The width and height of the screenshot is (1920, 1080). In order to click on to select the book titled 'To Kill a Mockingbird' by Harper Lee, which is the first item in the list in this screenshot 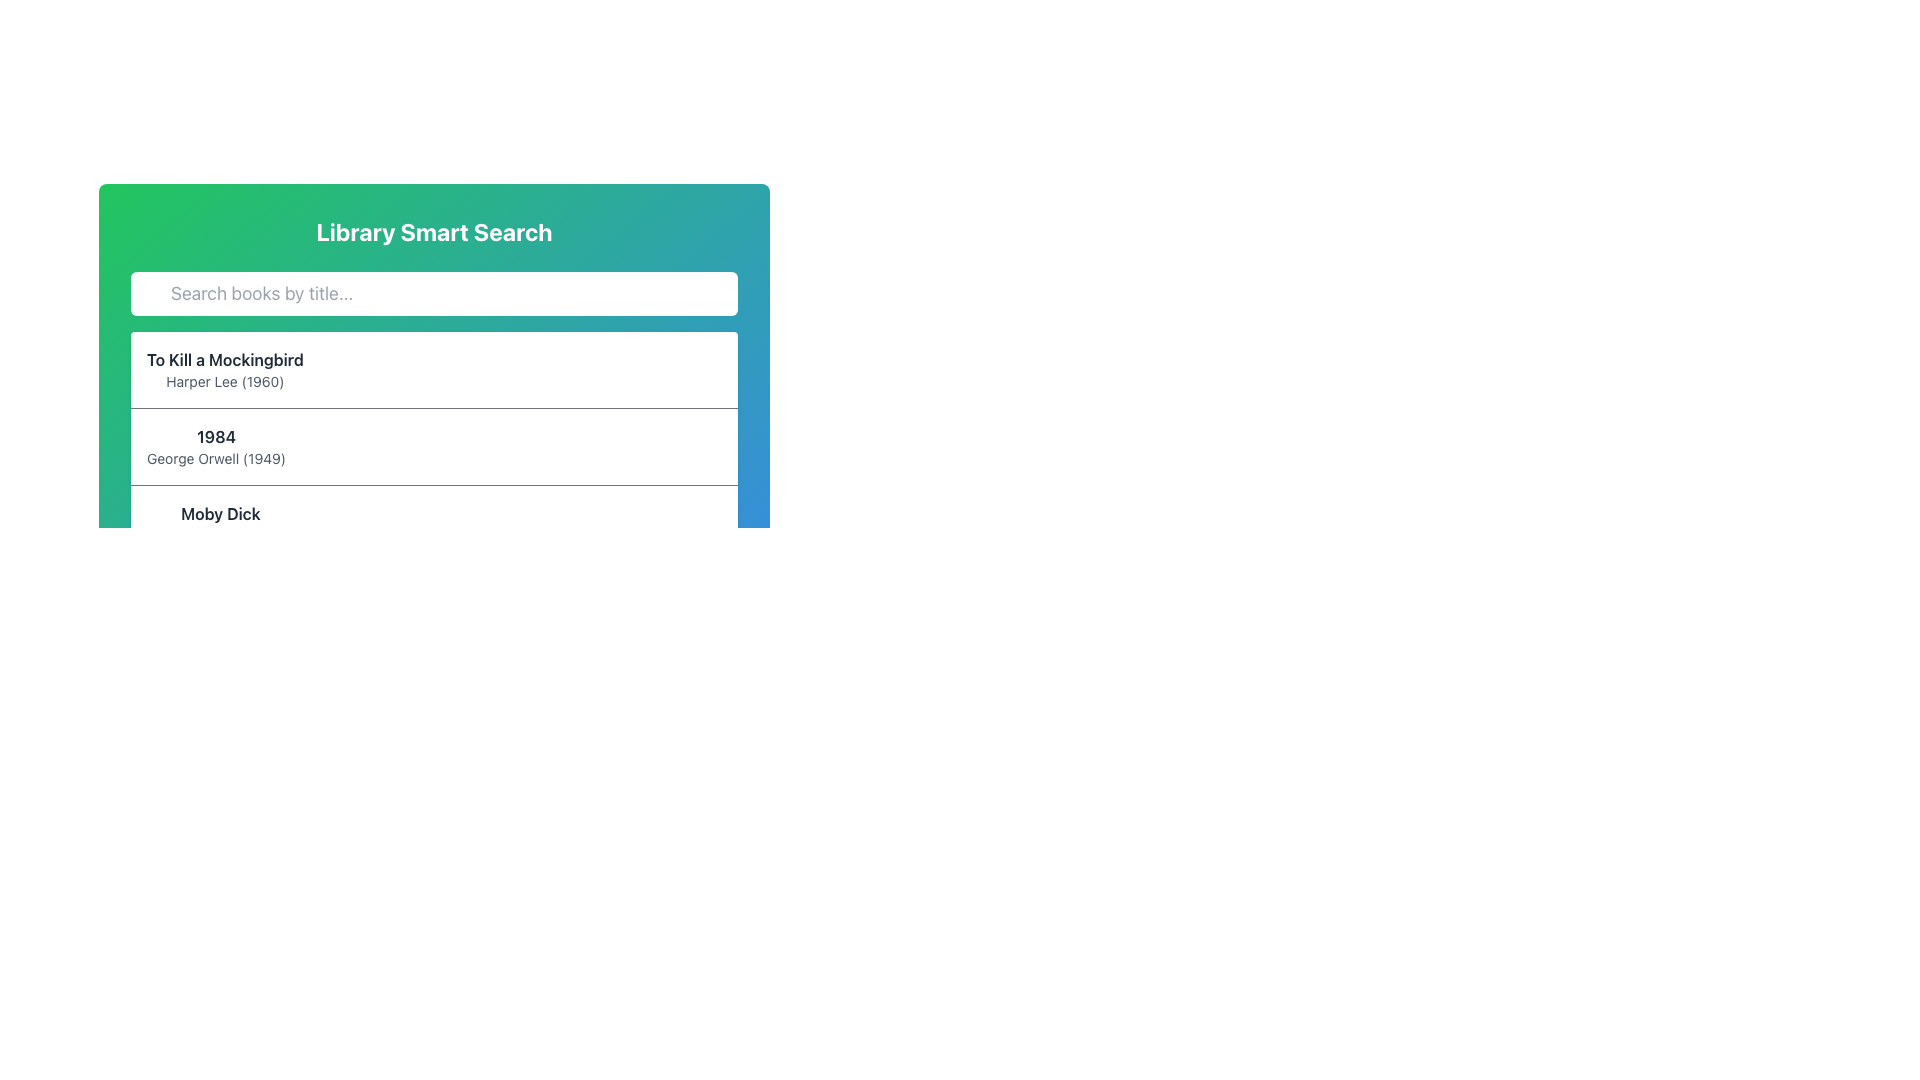, I will do `click(433, 370)`.